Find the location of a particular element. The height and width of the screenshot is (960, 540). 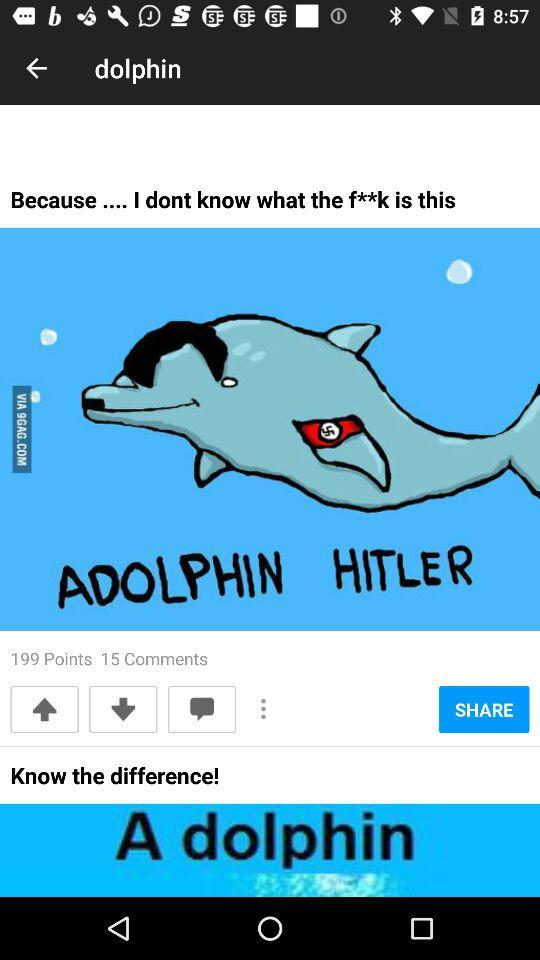

item to the left of dolphin is located at coordinates (36, 68).